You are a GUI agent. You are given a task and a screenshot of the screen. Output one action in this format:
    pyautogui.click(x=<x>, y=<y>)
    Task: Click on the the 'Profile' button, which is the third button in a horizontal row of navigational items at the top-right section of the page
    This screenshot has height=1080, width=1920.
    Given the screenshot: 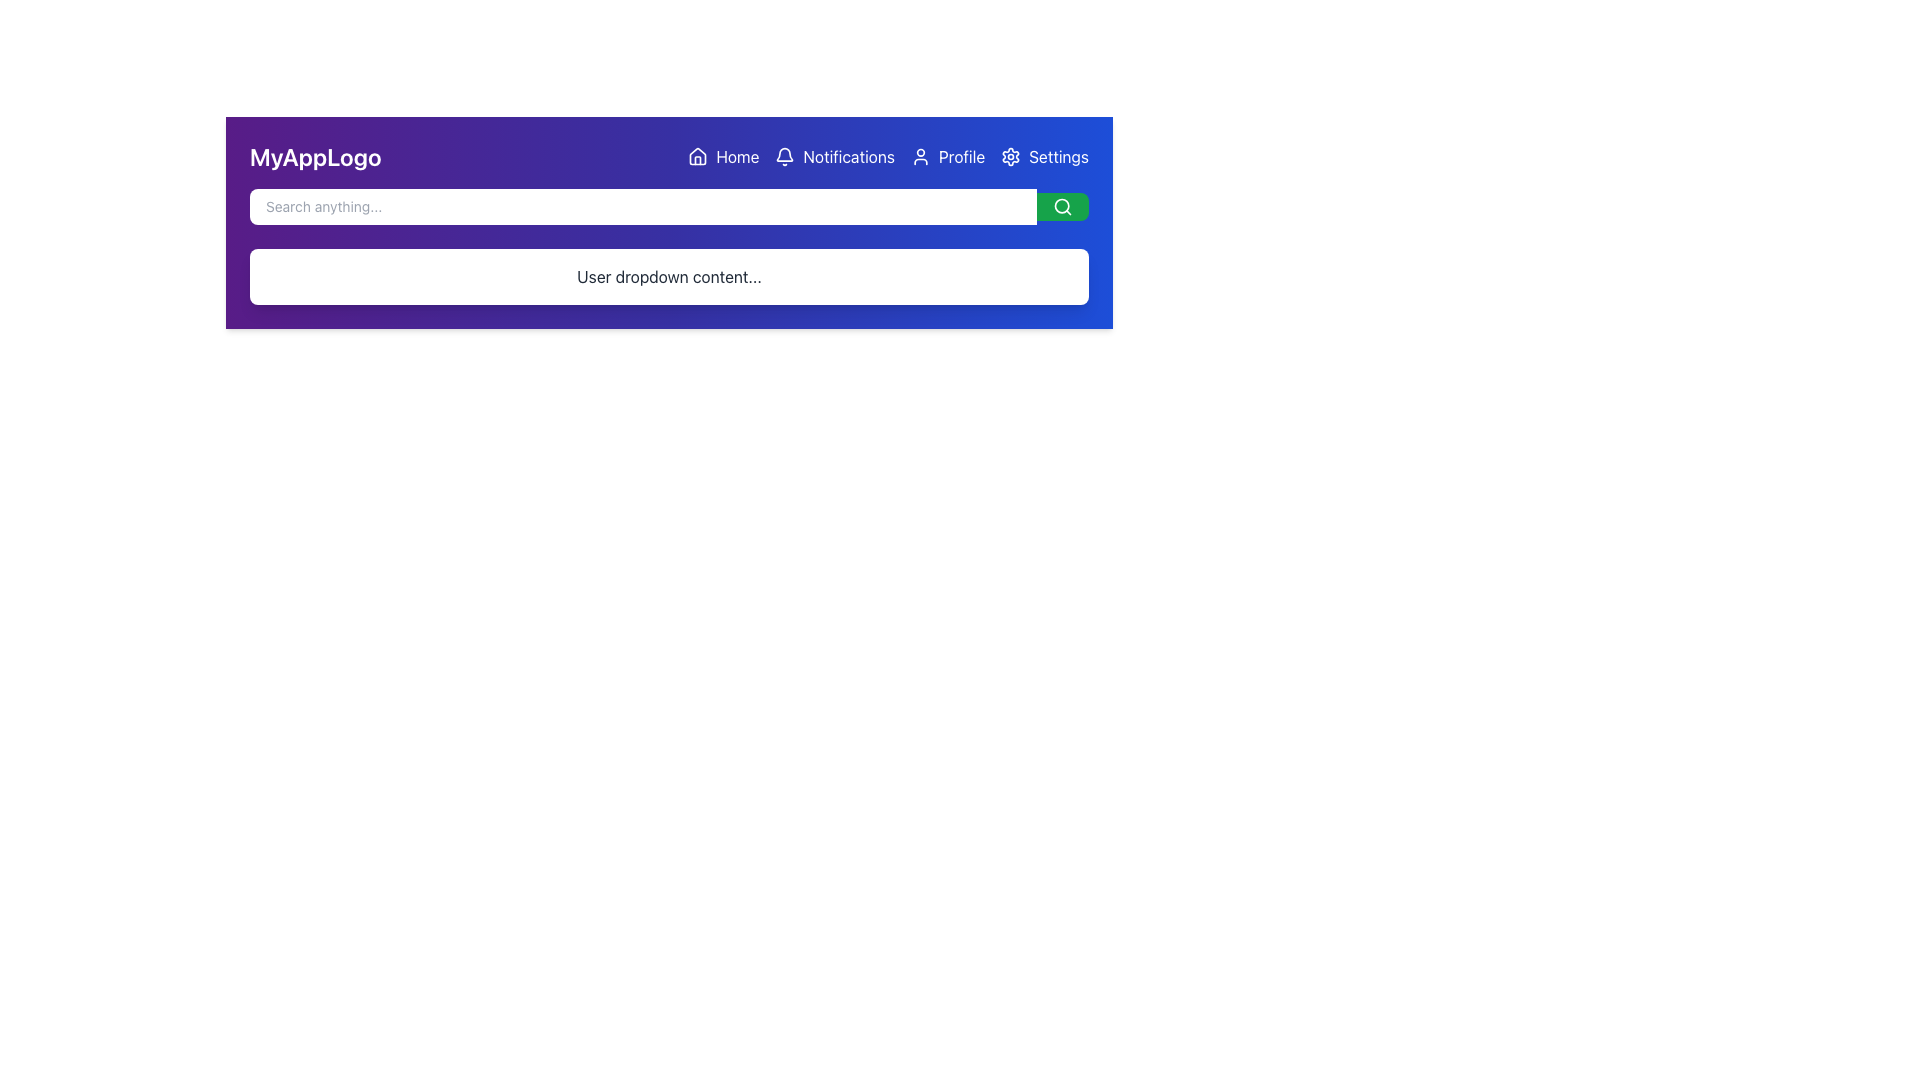 What is the action you would take?
    pyautogui.click(x=947, y=156)
    